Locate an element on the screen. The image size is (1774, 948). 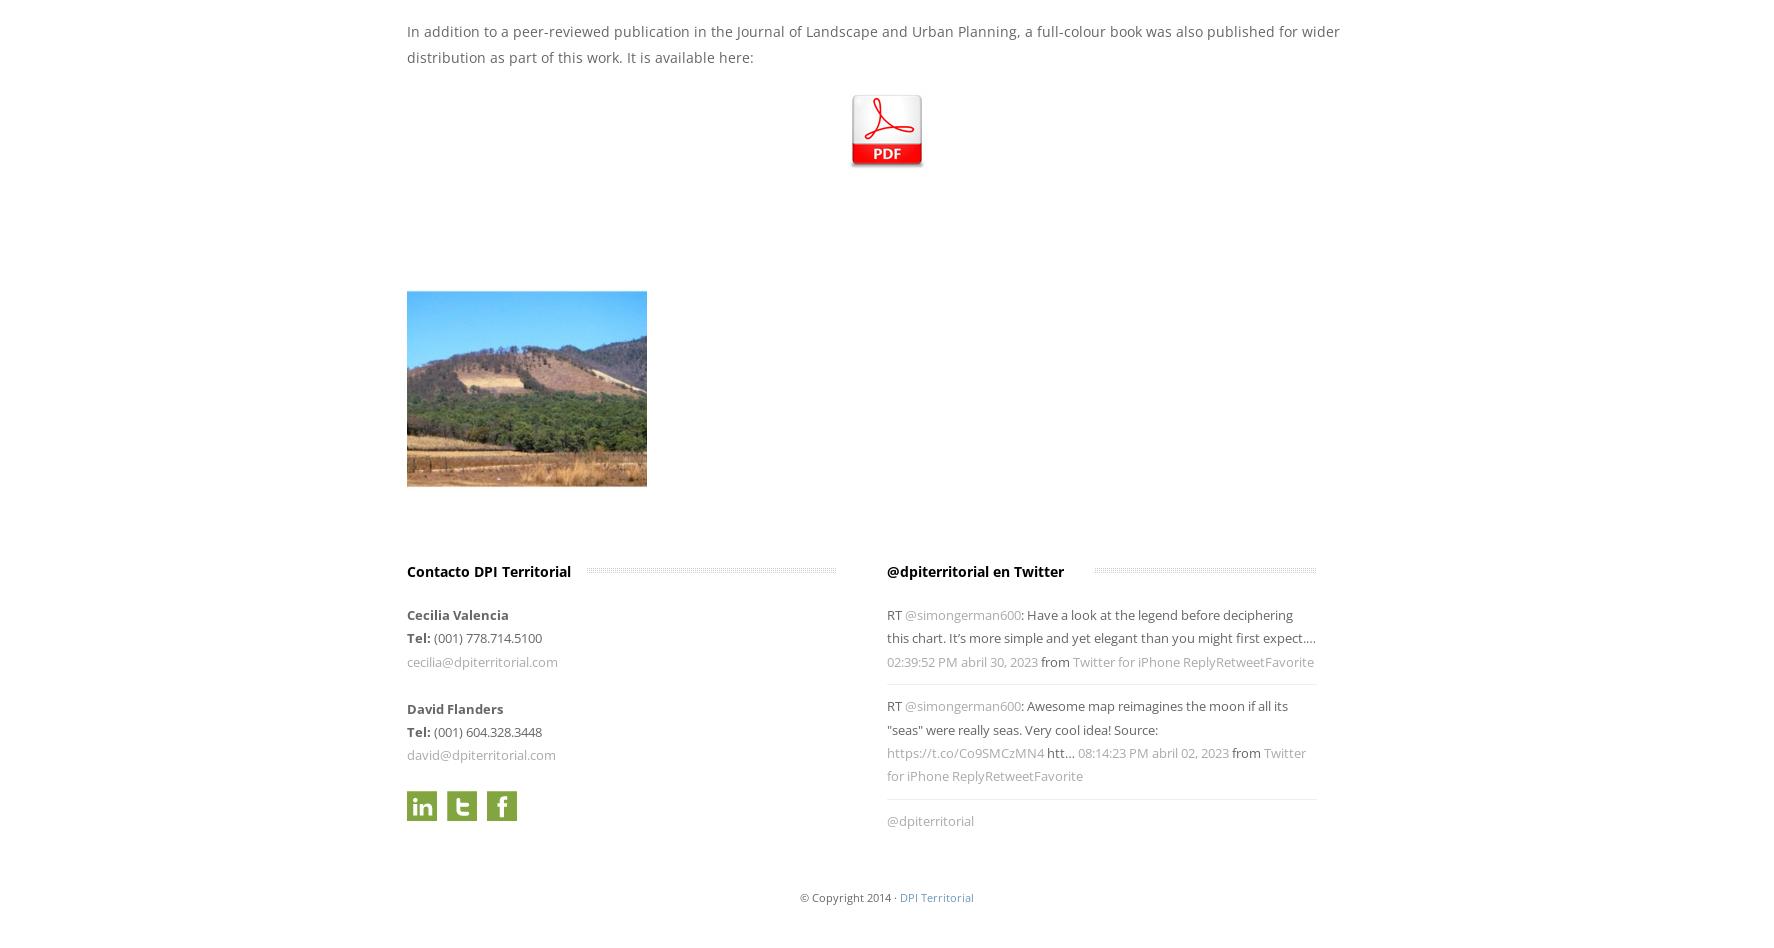
'https://t.co/Co9SMCzMN4' is located at coordinates (887, 751).